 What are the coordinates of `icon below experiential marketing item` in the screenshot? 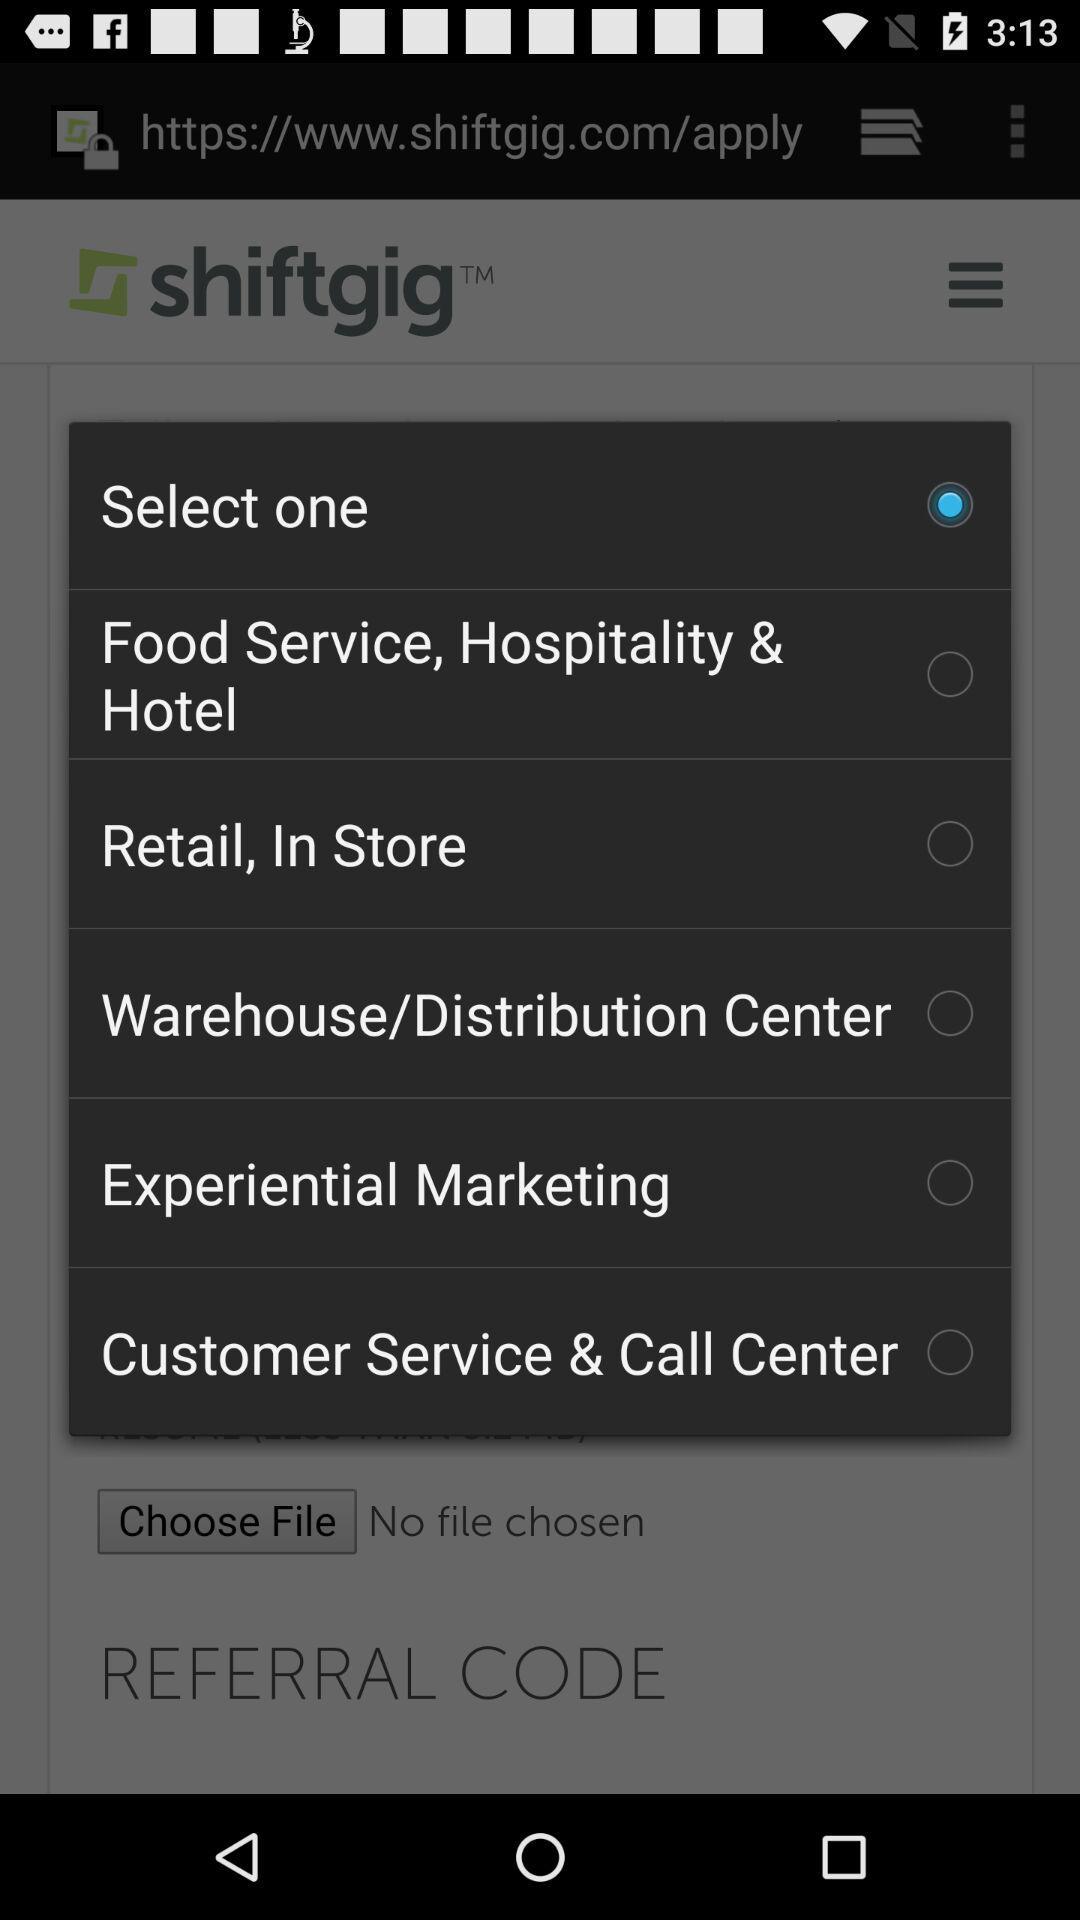 It's located at (540, 1352).